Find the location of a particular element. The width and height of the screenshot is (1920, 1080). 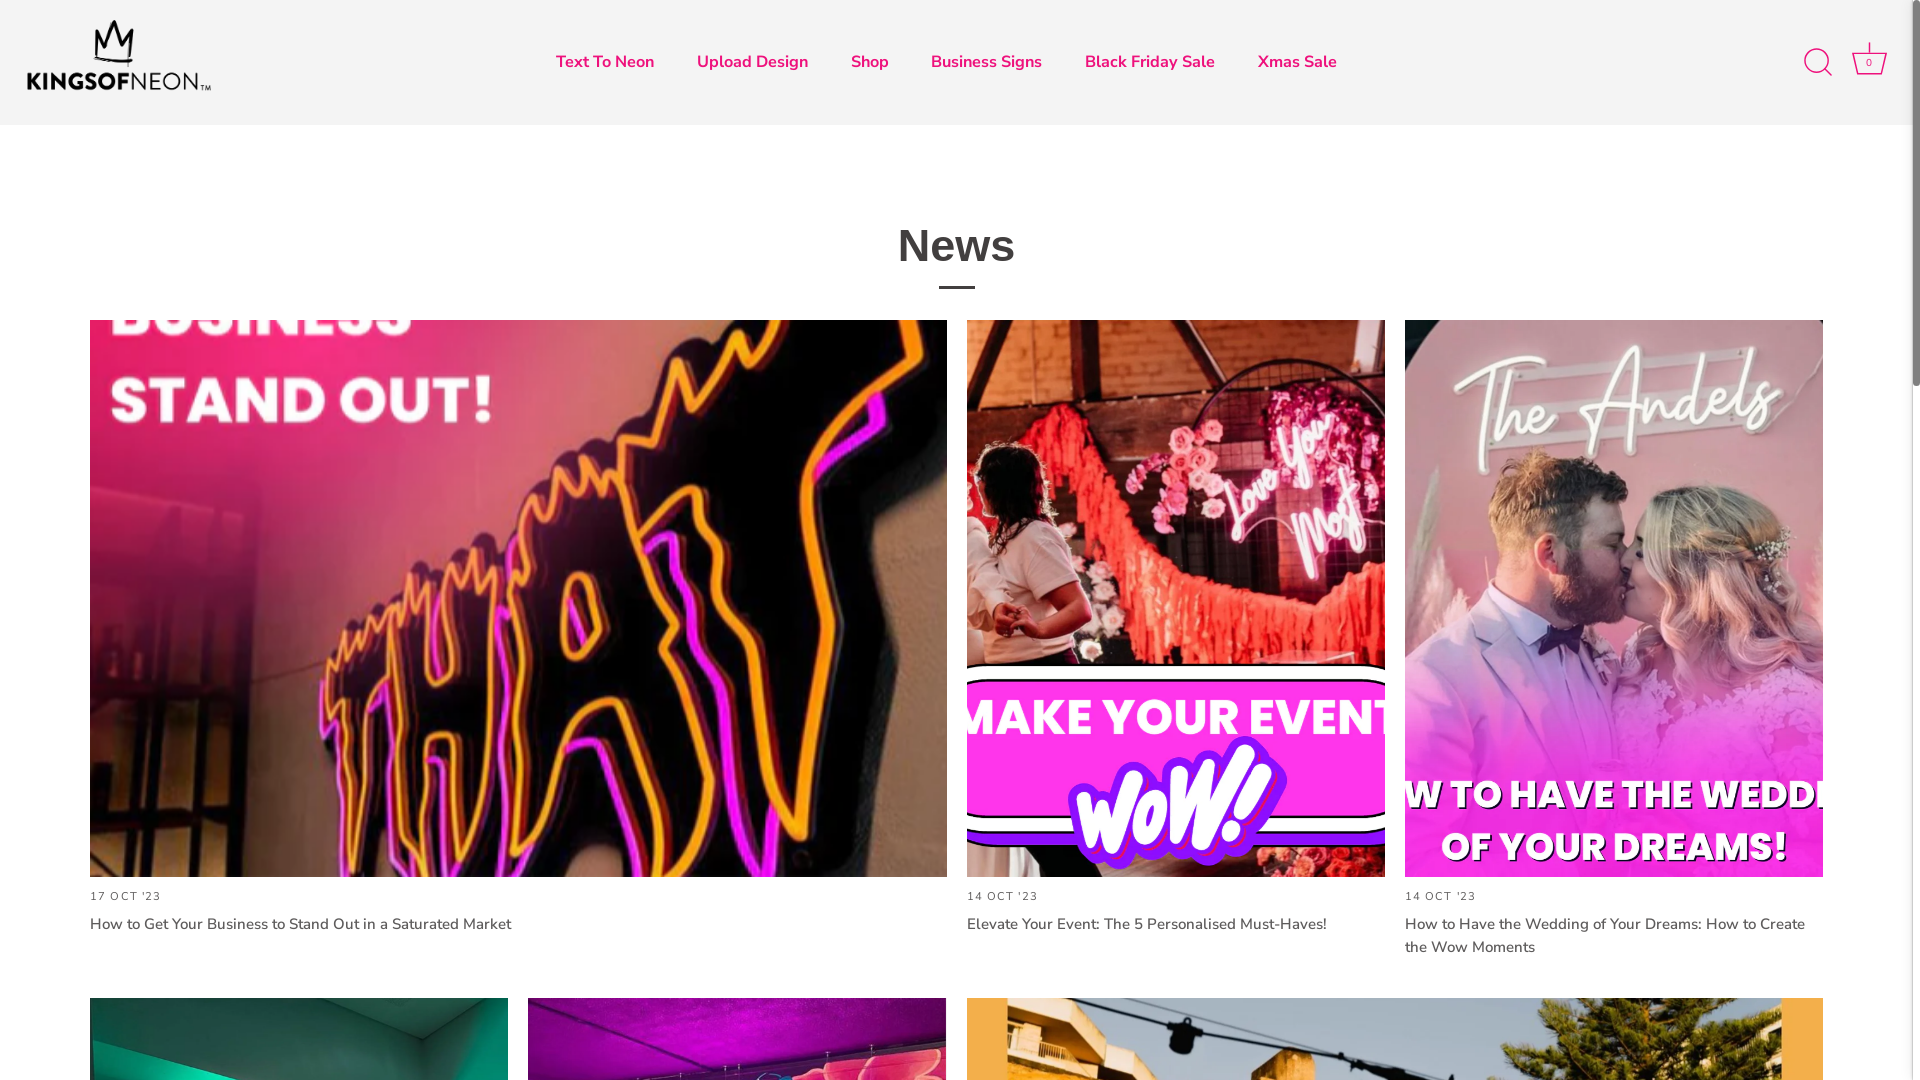

'Black Friday Sale' is located at coordinates (1150, 61).